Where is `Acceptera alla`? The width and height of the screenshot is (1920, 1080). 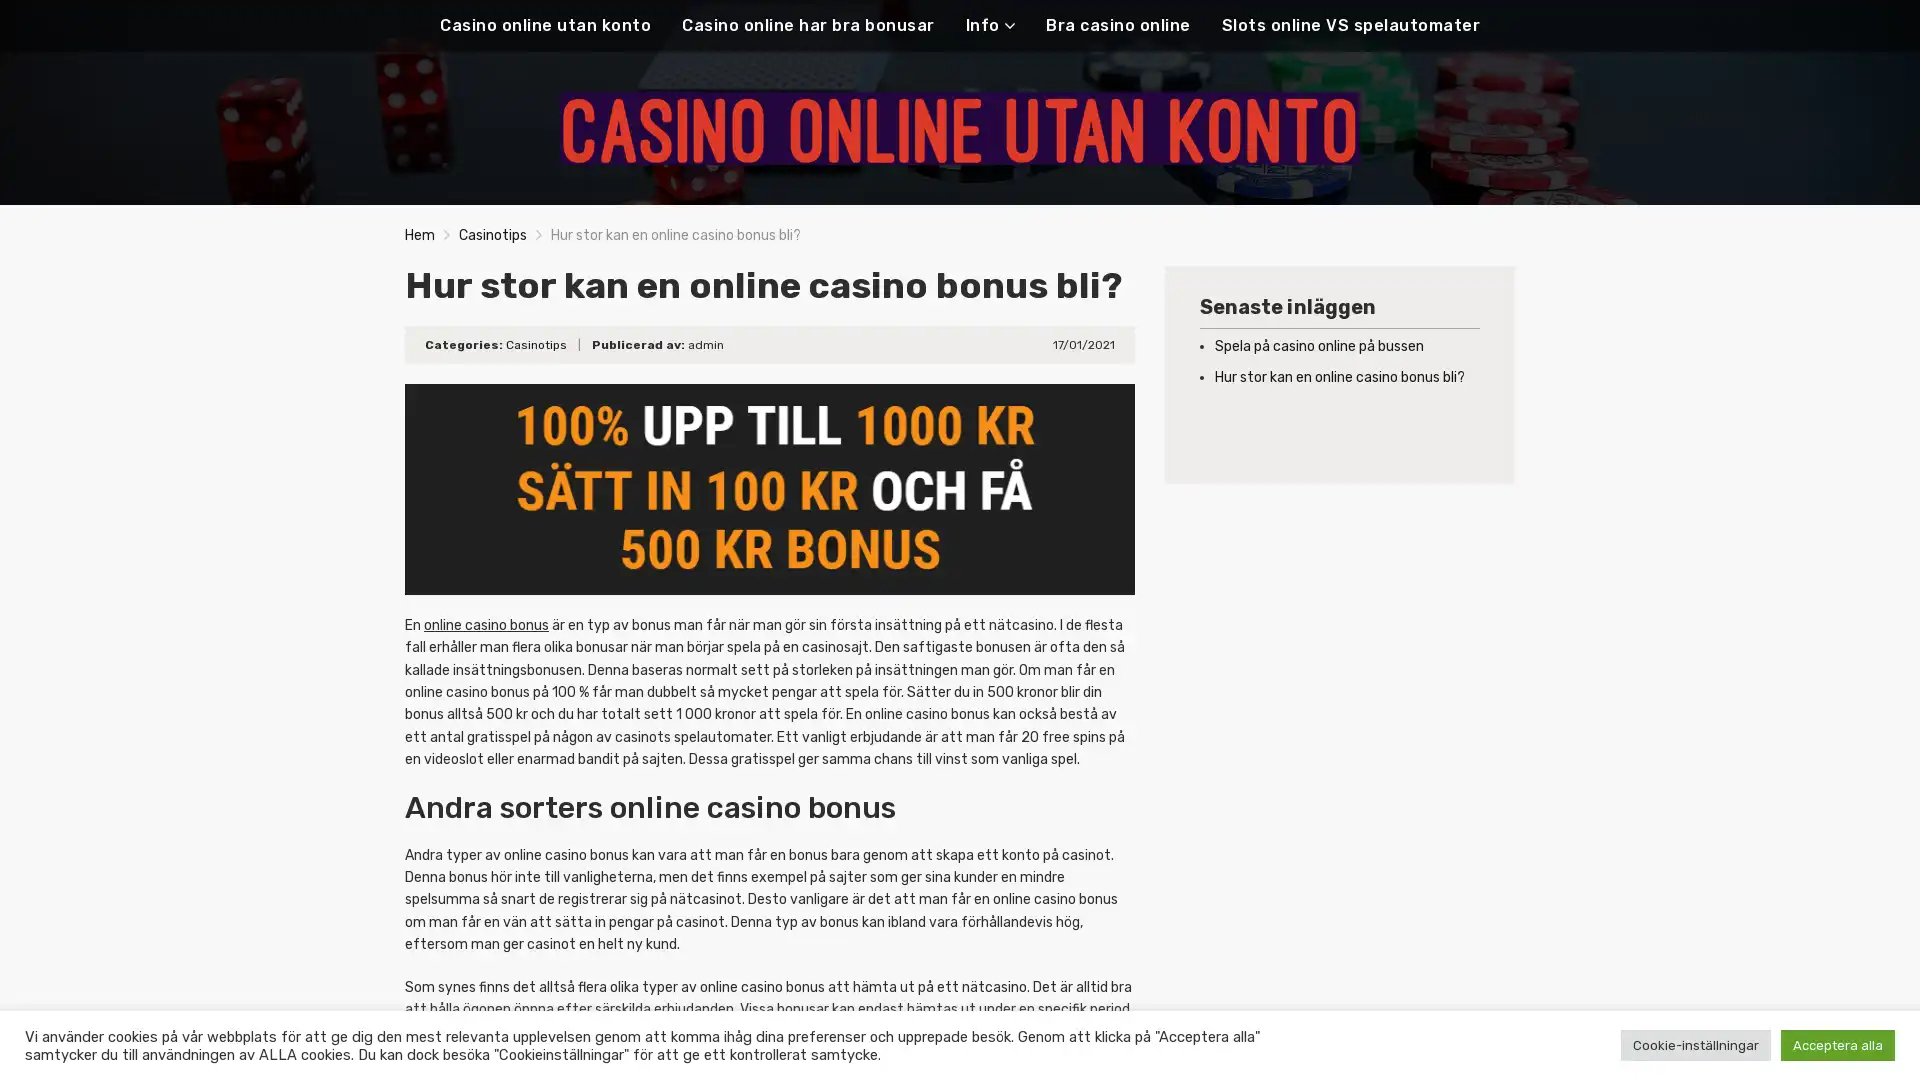 Acceptera alla is located at coordinates (1838, 1044).